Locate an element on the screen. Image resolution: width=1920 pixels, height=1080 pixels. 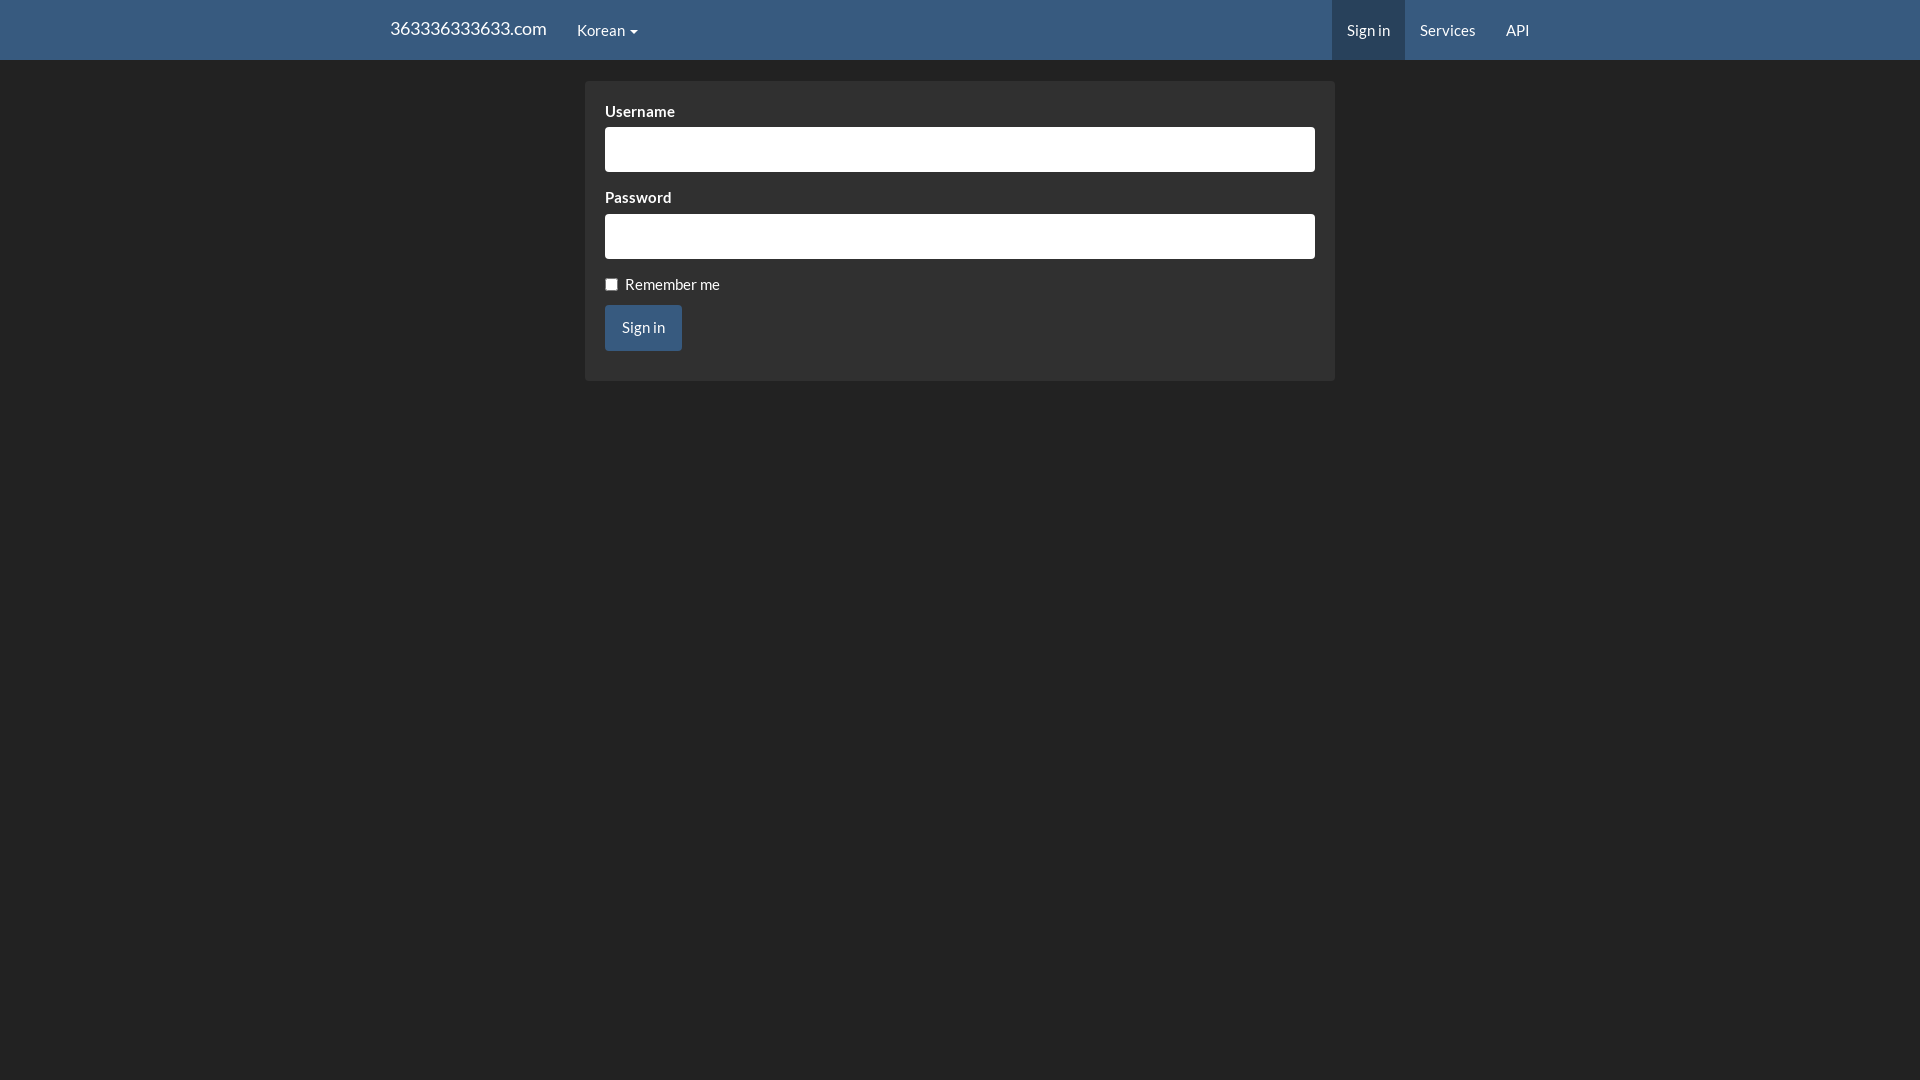
'API' is located at coordinates (1517, 30).